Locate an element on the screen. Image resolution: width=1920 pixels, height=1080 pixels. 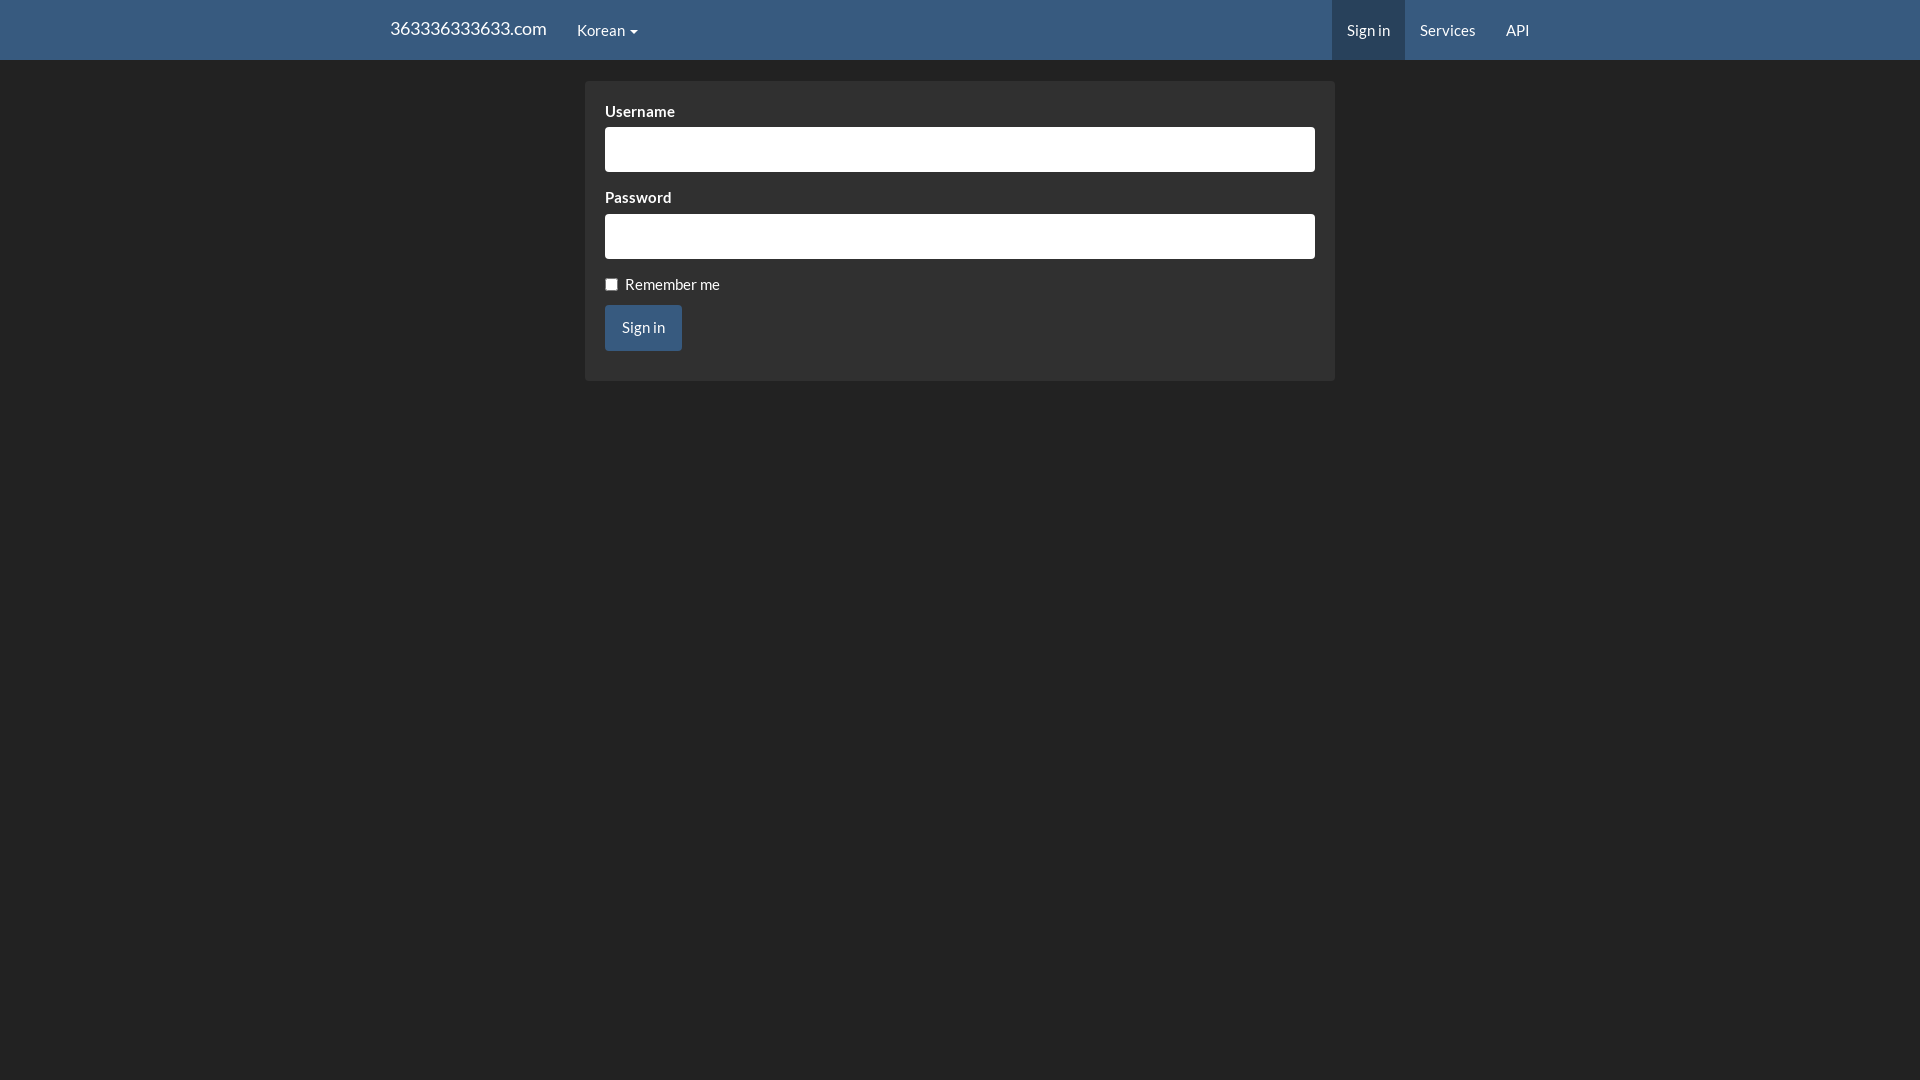
'API' is located at coordinates (1517, 30).